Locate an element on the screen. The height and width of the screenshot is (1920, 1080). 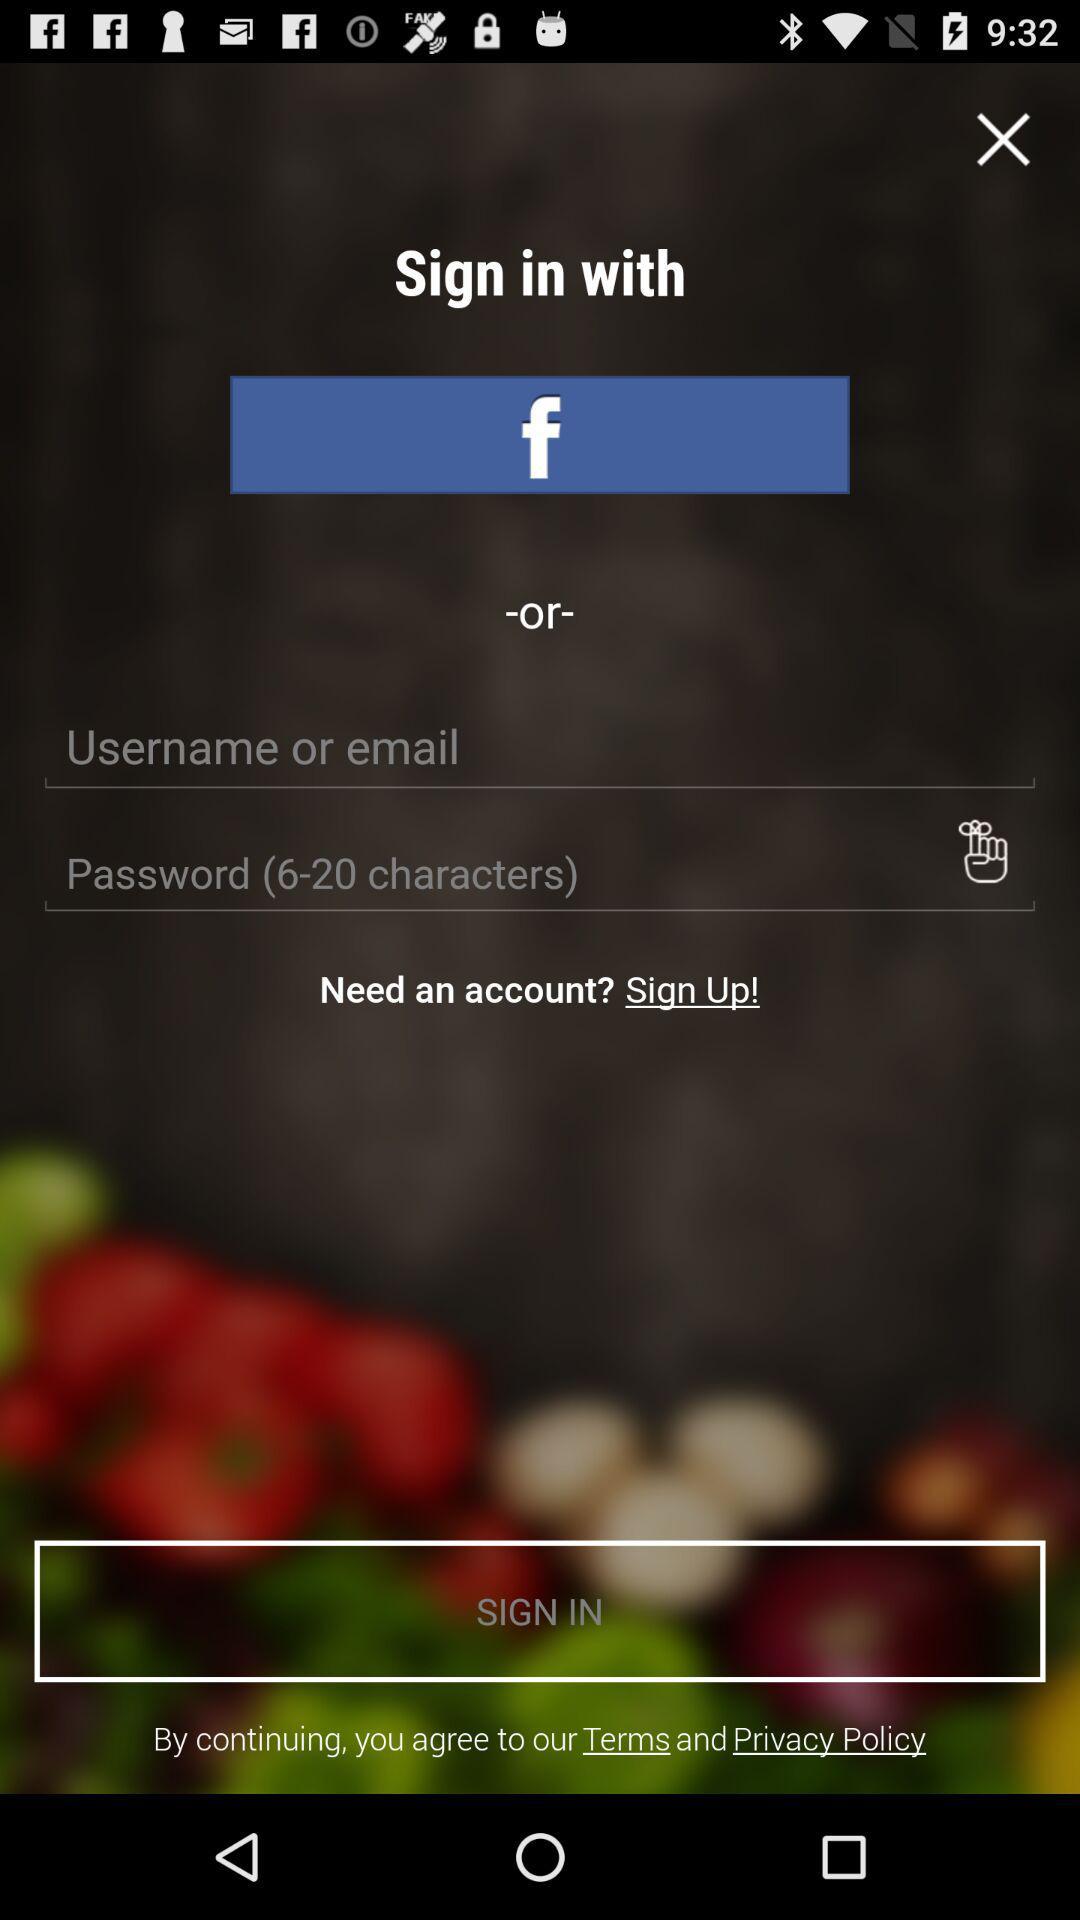
password is located at coordinates (540, 873).